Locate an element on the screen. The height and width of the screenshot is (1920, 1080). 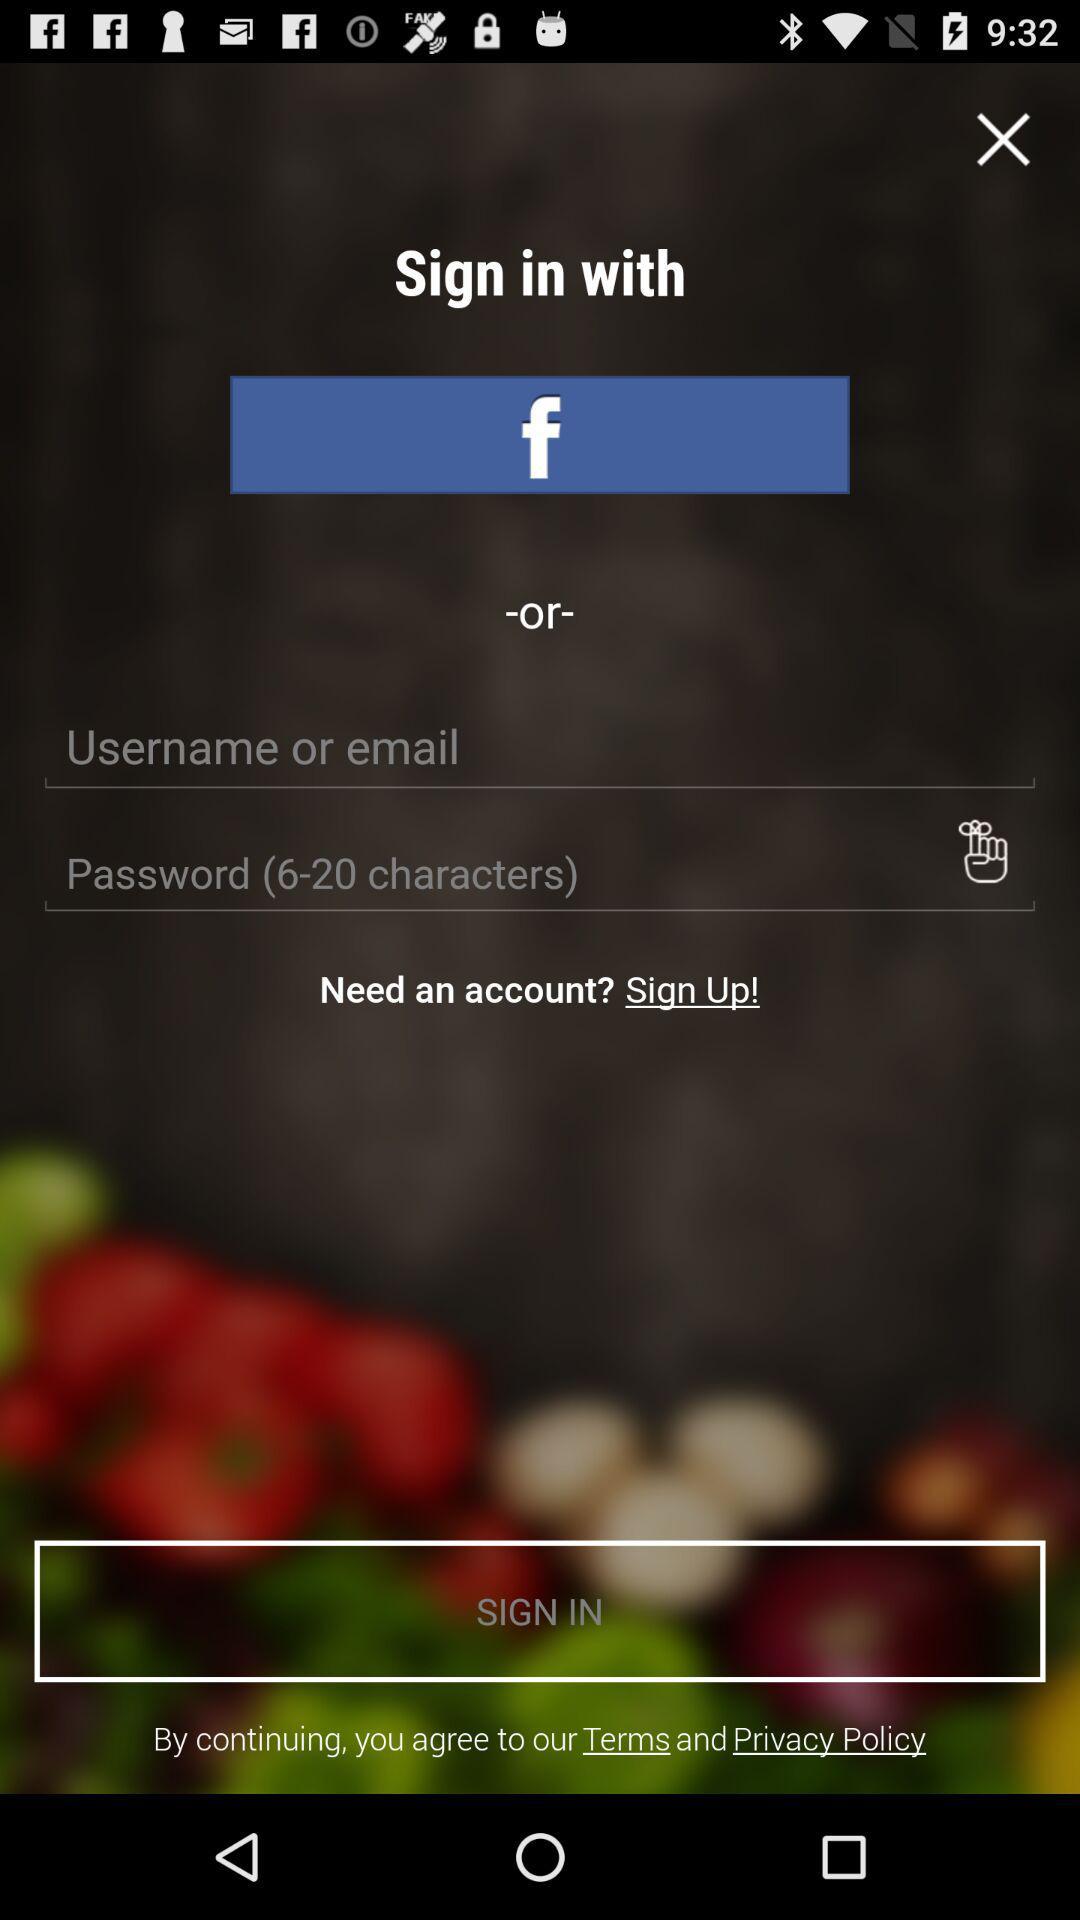
password is located at coordinates (540, 873).